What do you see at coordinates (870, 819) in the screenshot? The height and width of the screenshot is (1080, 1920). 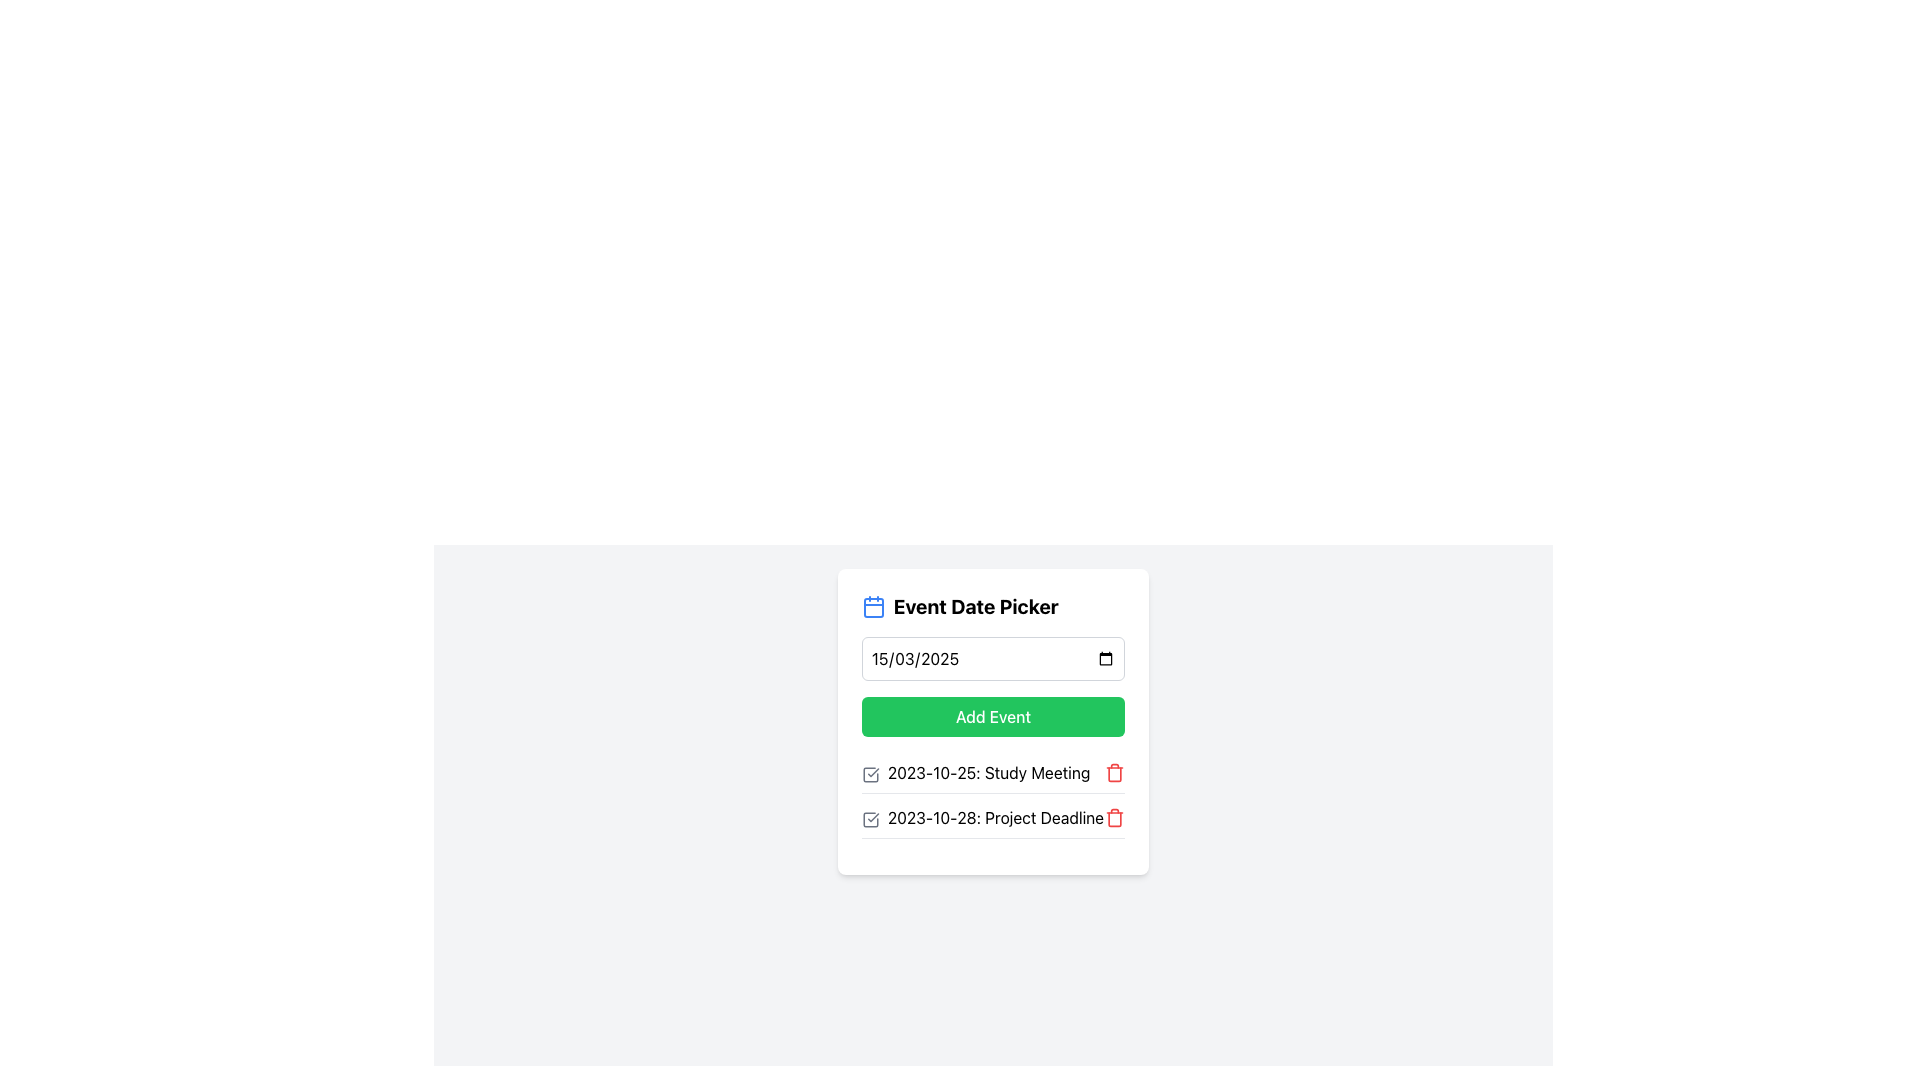 I see `the checkbox for the event '2023-10-28: Project Deadline' to trigger a special action if enabled` at bounding box center [870, 819].